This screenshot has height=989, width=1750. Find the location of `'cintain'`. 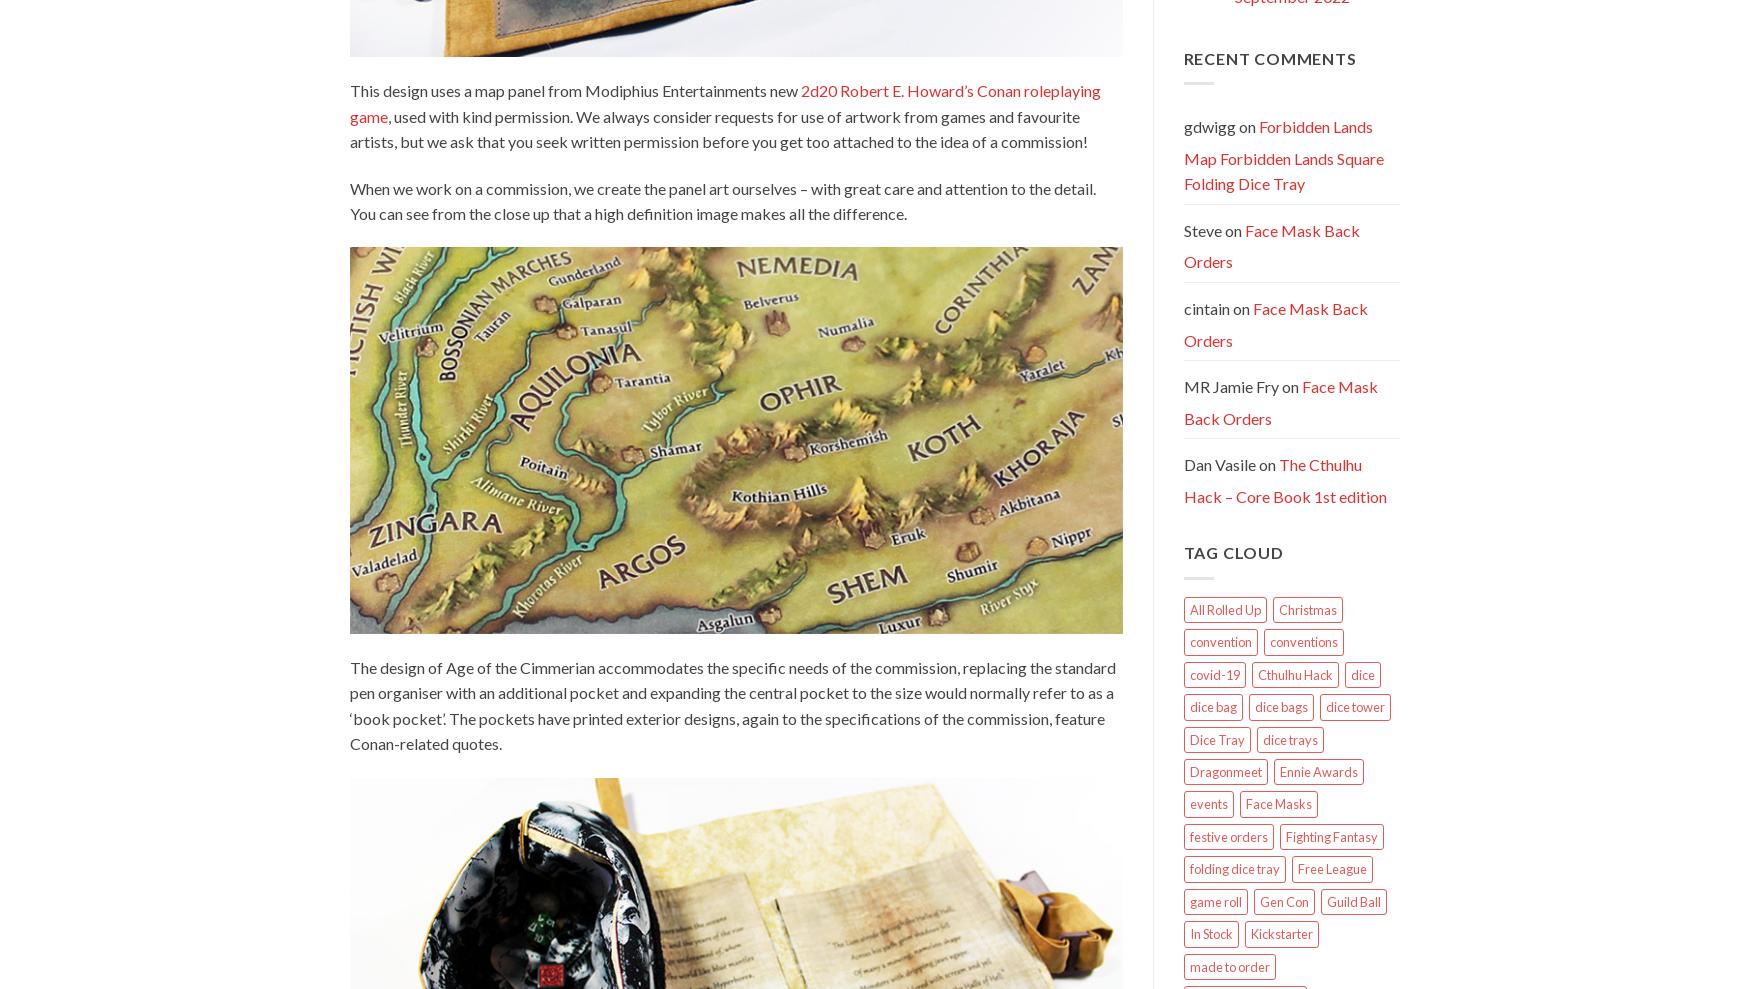

'cintain' is located at coordinates (1205, 307).